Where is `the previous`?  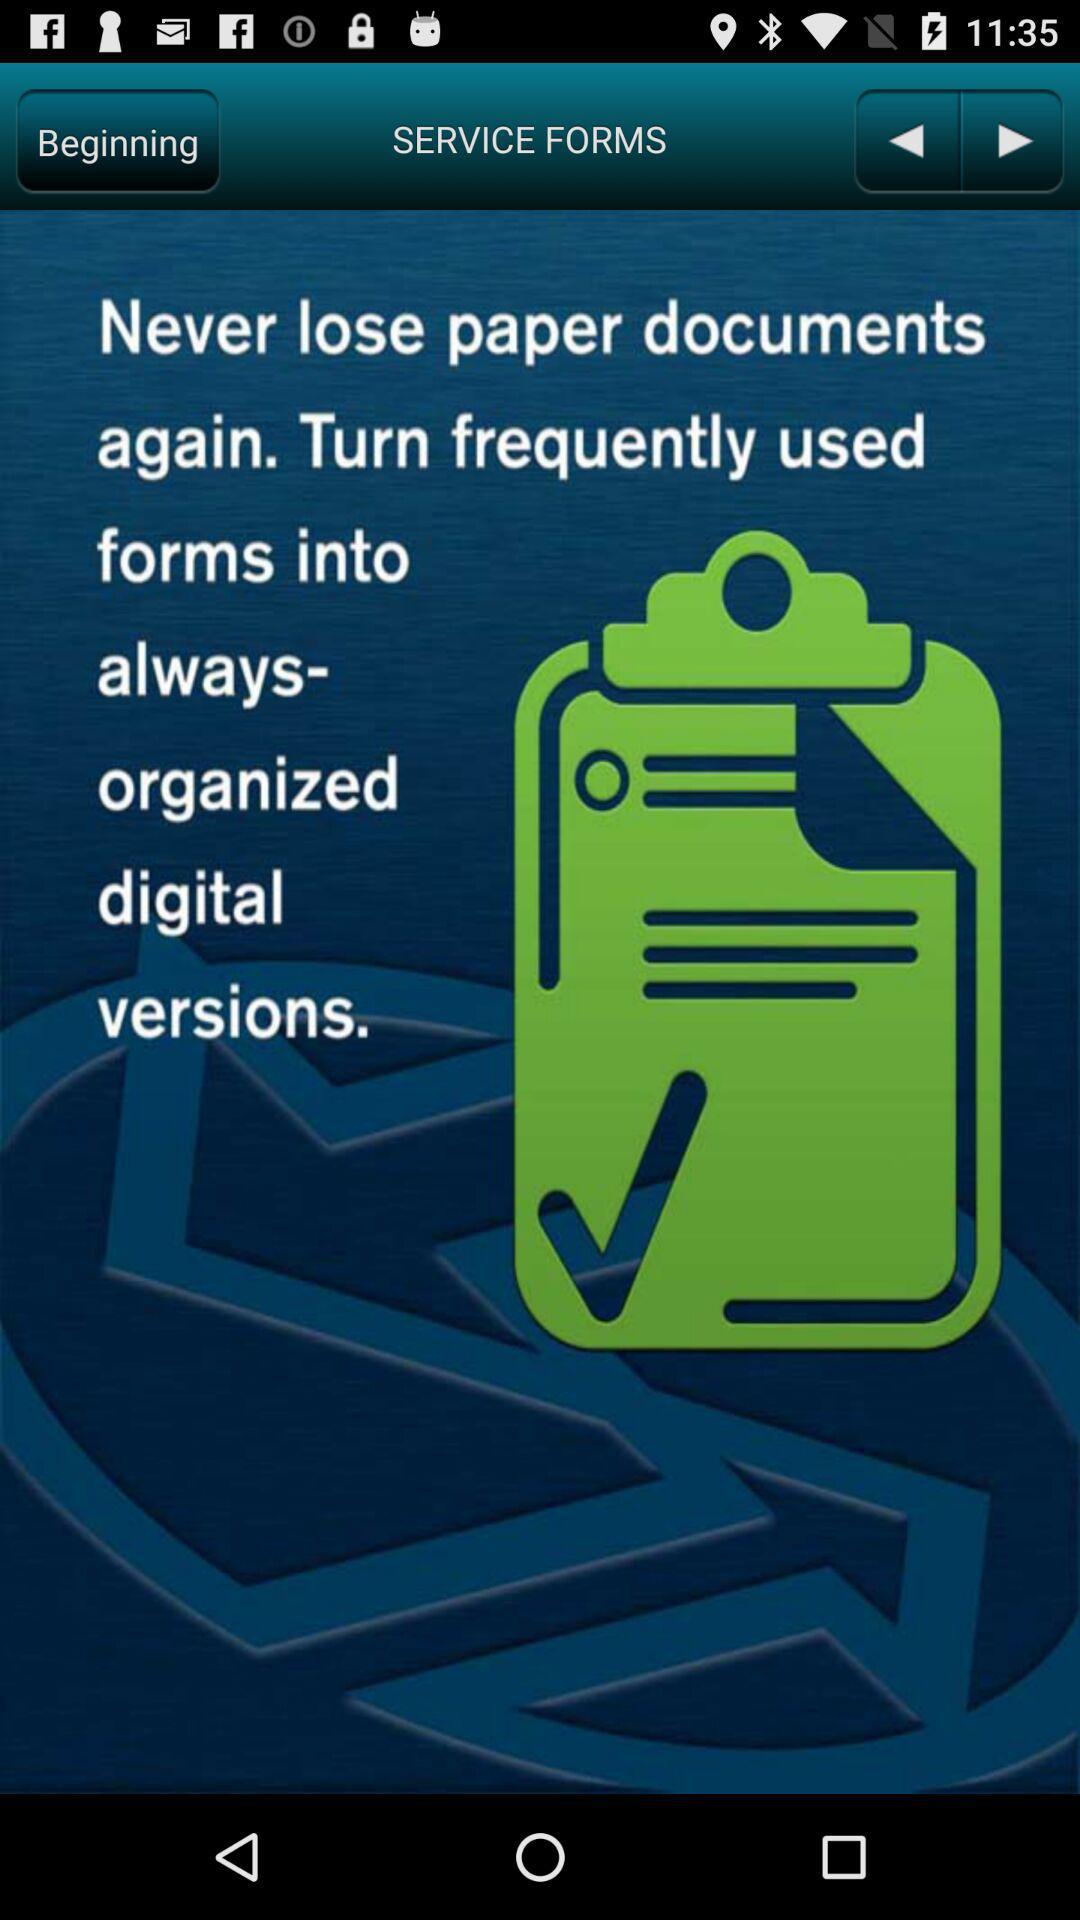
the previous is located at coordinates (906, 140).